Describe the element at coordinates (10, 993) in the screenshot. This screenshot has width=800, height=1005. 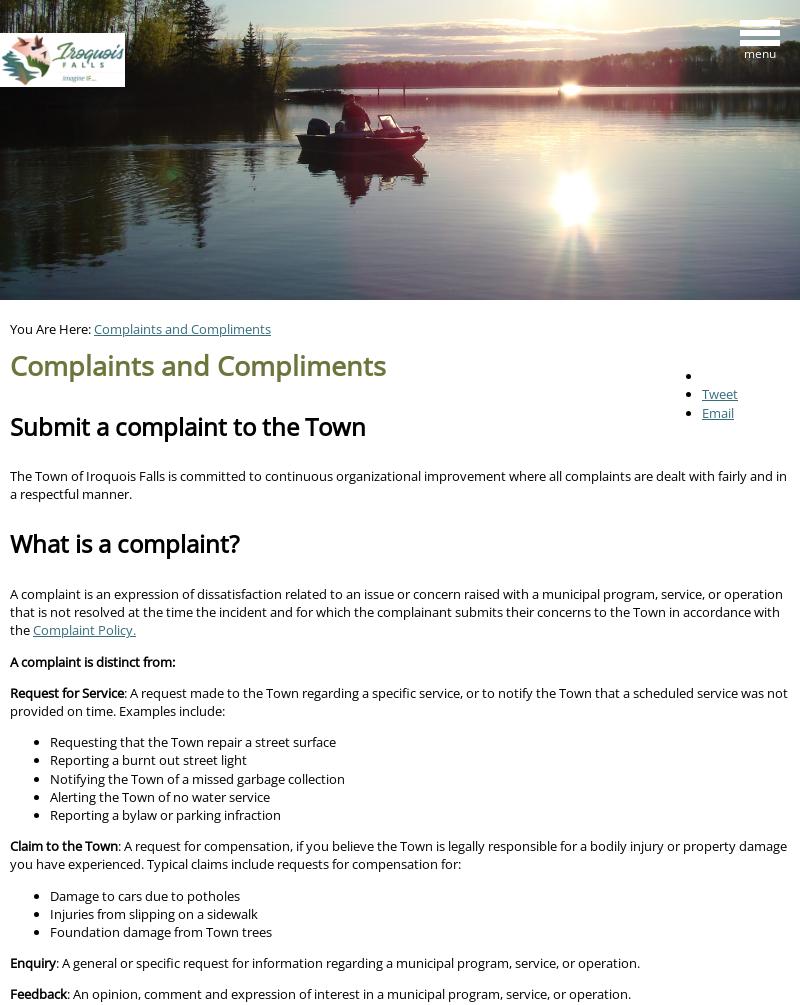
I see `'Feedback'` at that location.